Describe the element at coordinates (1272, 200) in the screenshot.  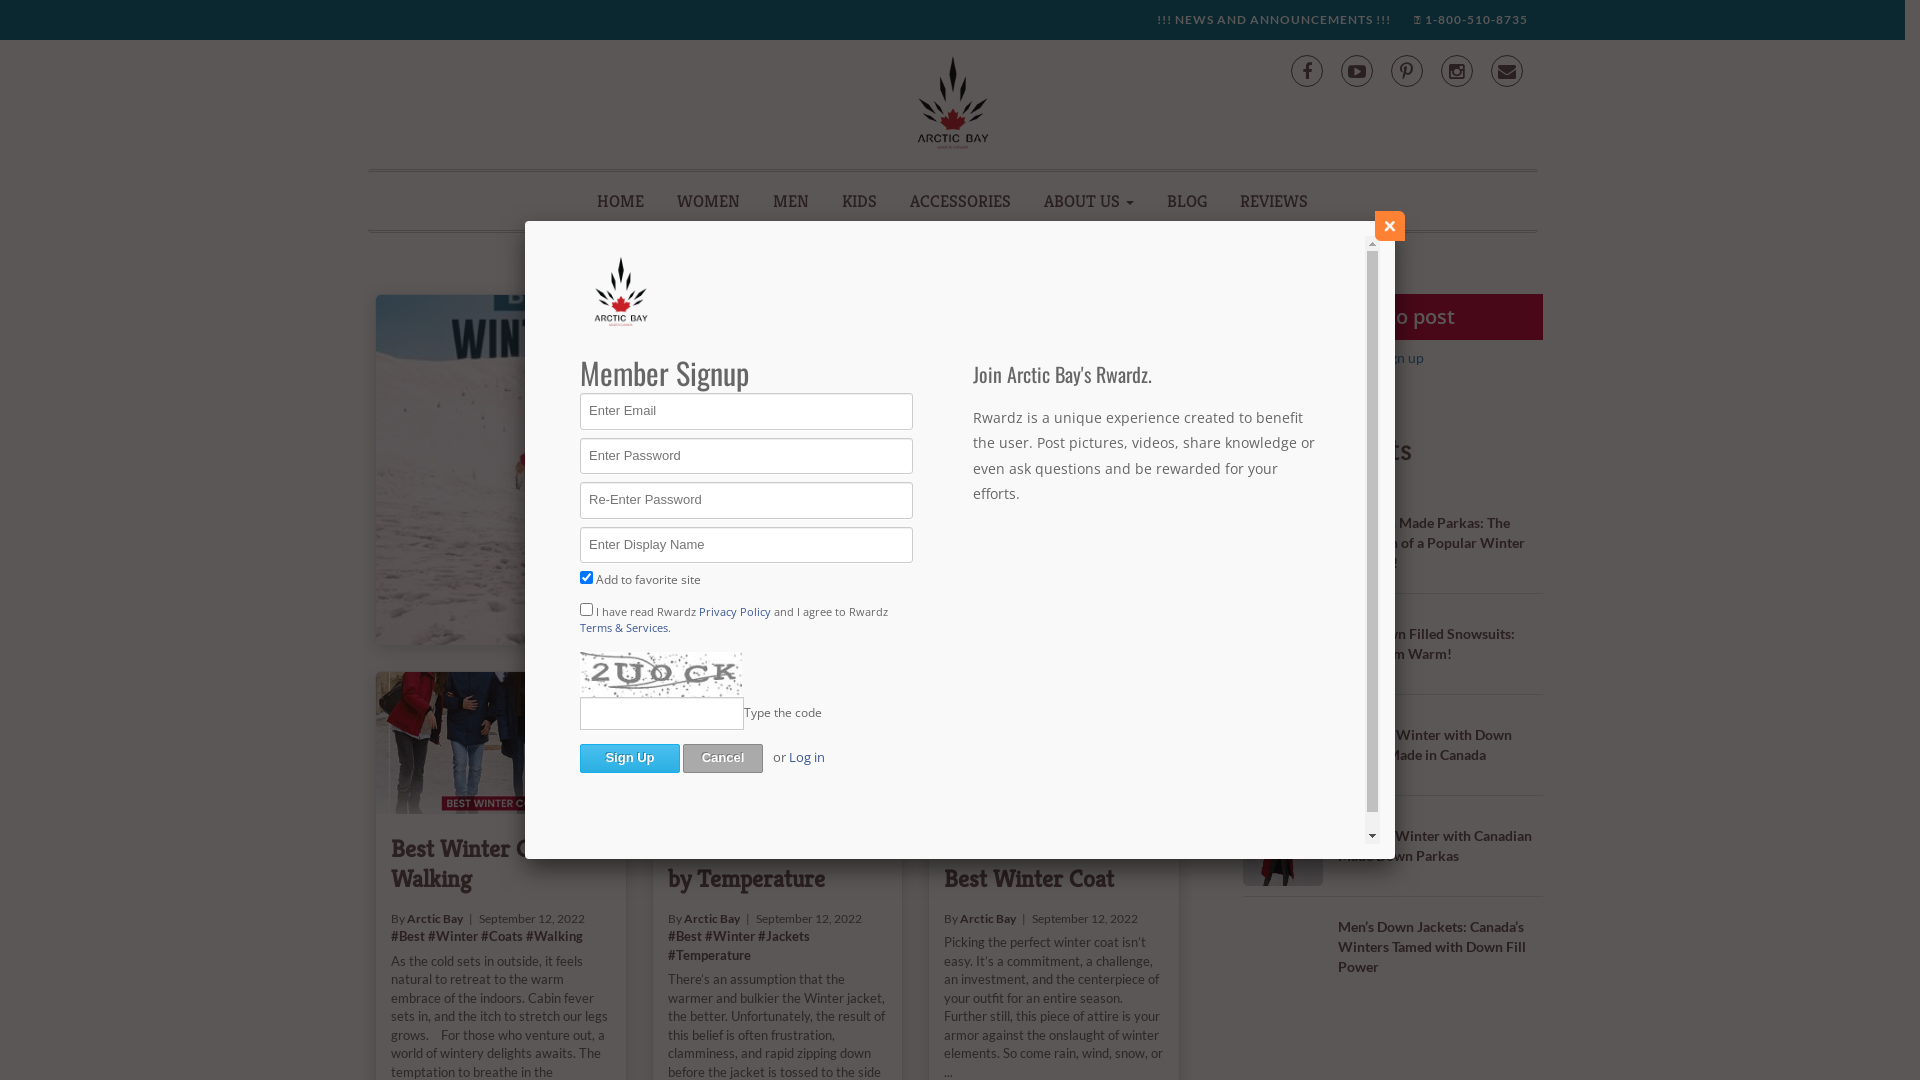
I see `'REVIEWS'` at that location.